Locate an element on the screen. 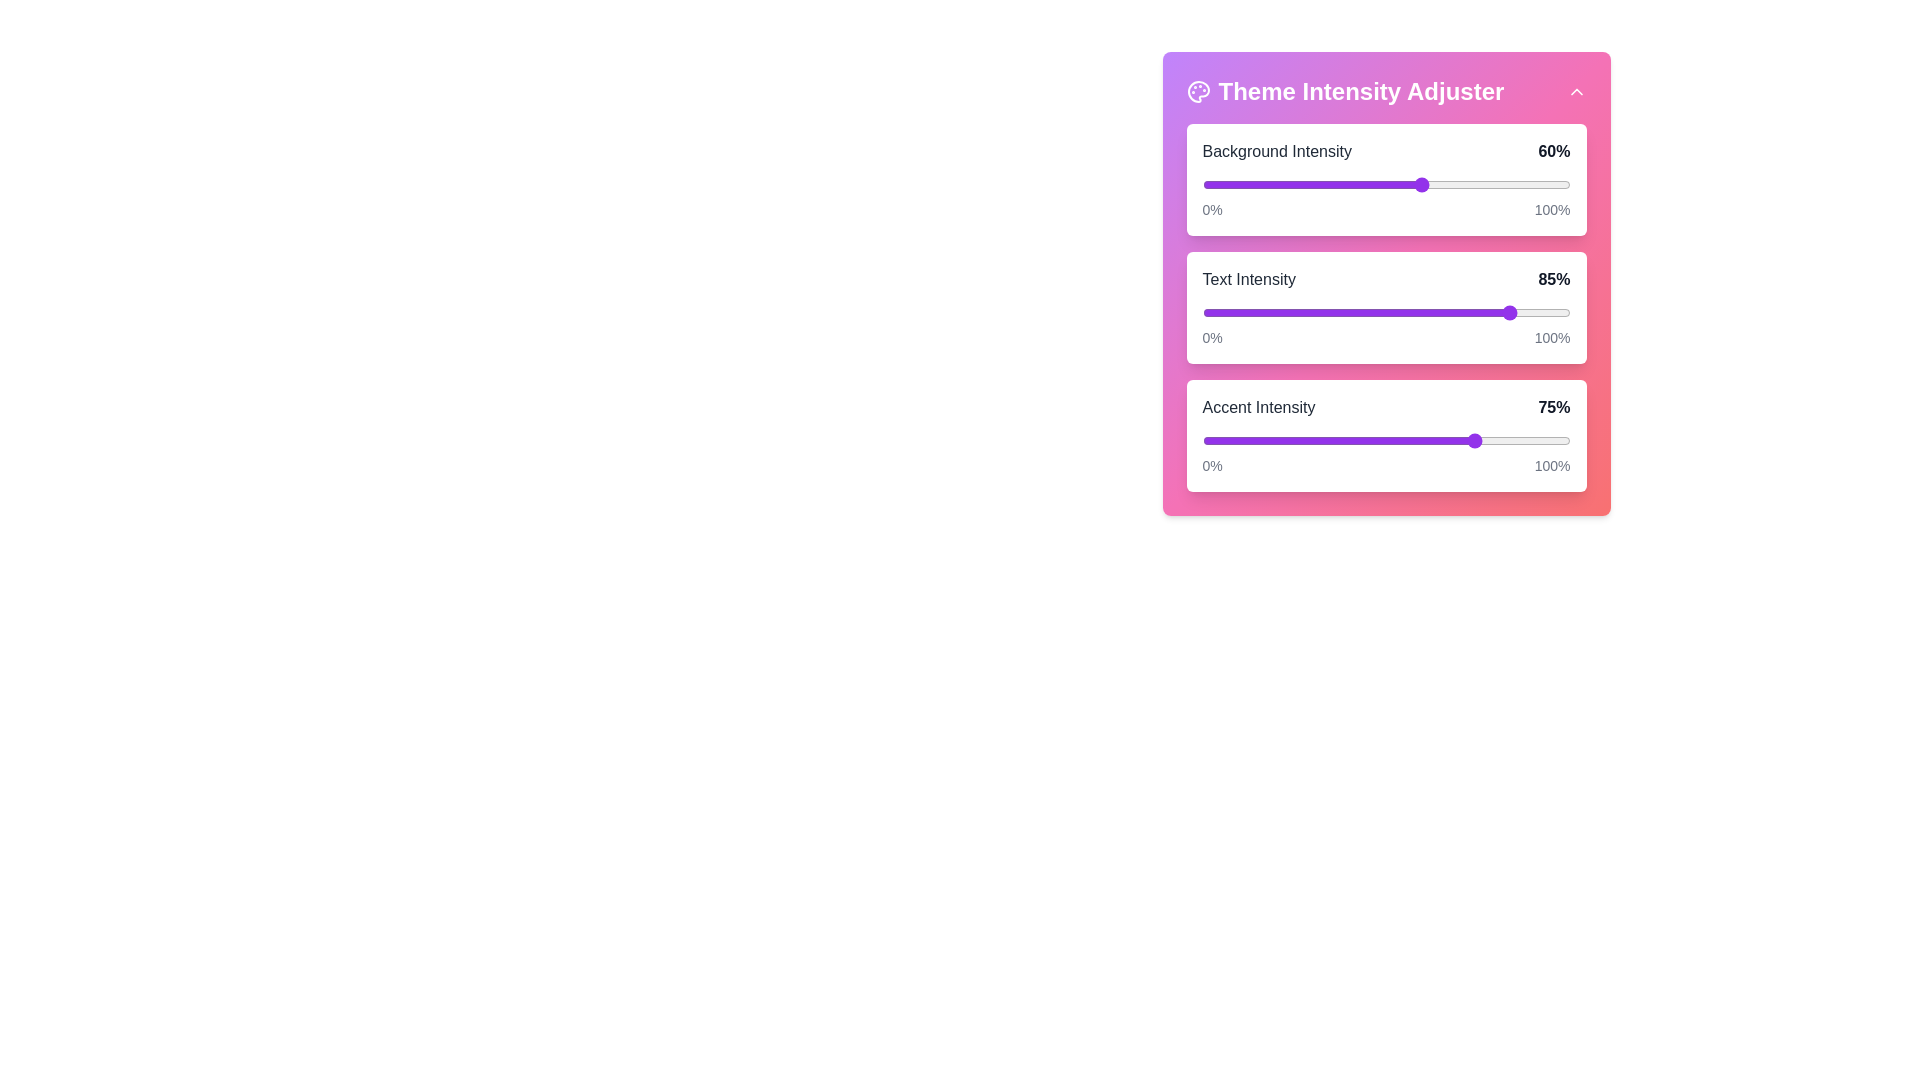 Image resolution: width=1920 pixels, height=1080 pixels. the accent intensity is located at coordinates (1264, 439).